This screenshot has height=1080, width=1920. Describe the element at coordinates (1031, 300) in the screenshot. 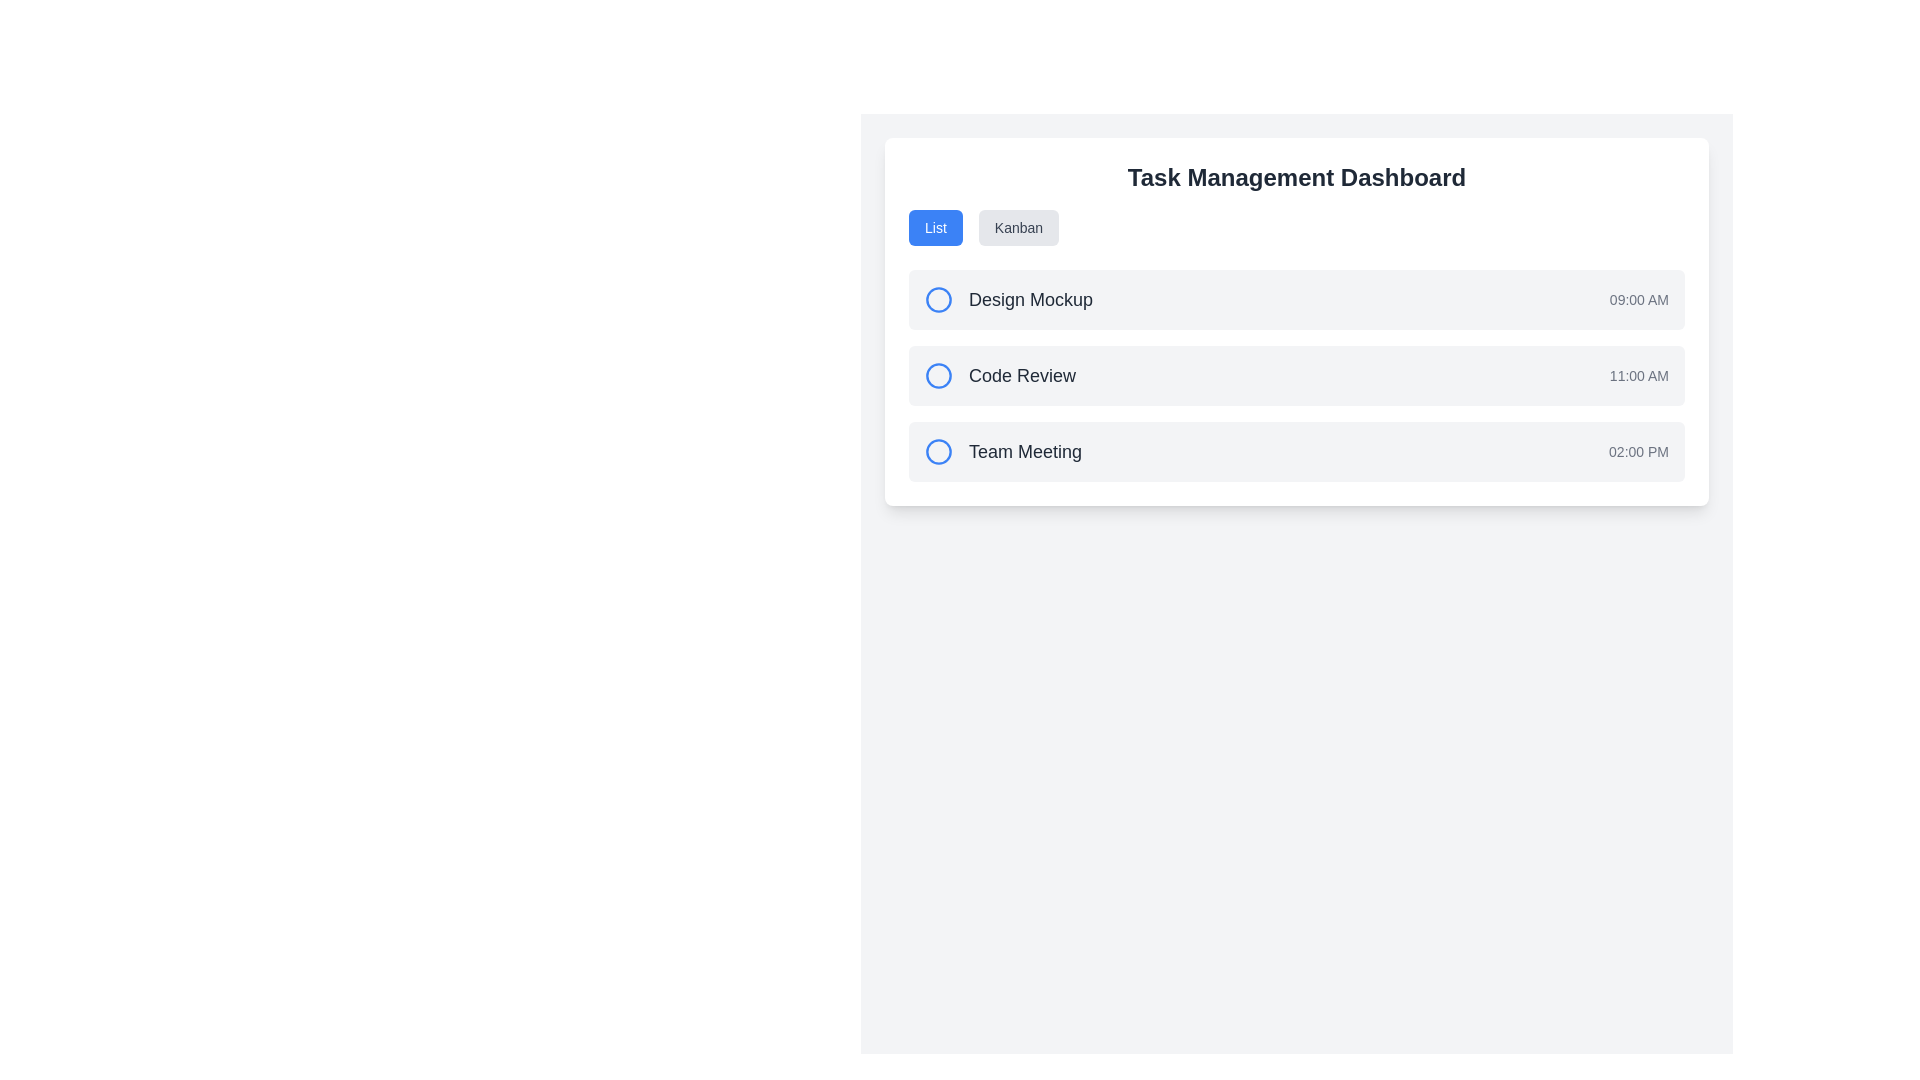

I see `the text label containing the phrase 'Design Mockup' which is styled in gray color and part of the Task Management Dashboard interface` at that location.